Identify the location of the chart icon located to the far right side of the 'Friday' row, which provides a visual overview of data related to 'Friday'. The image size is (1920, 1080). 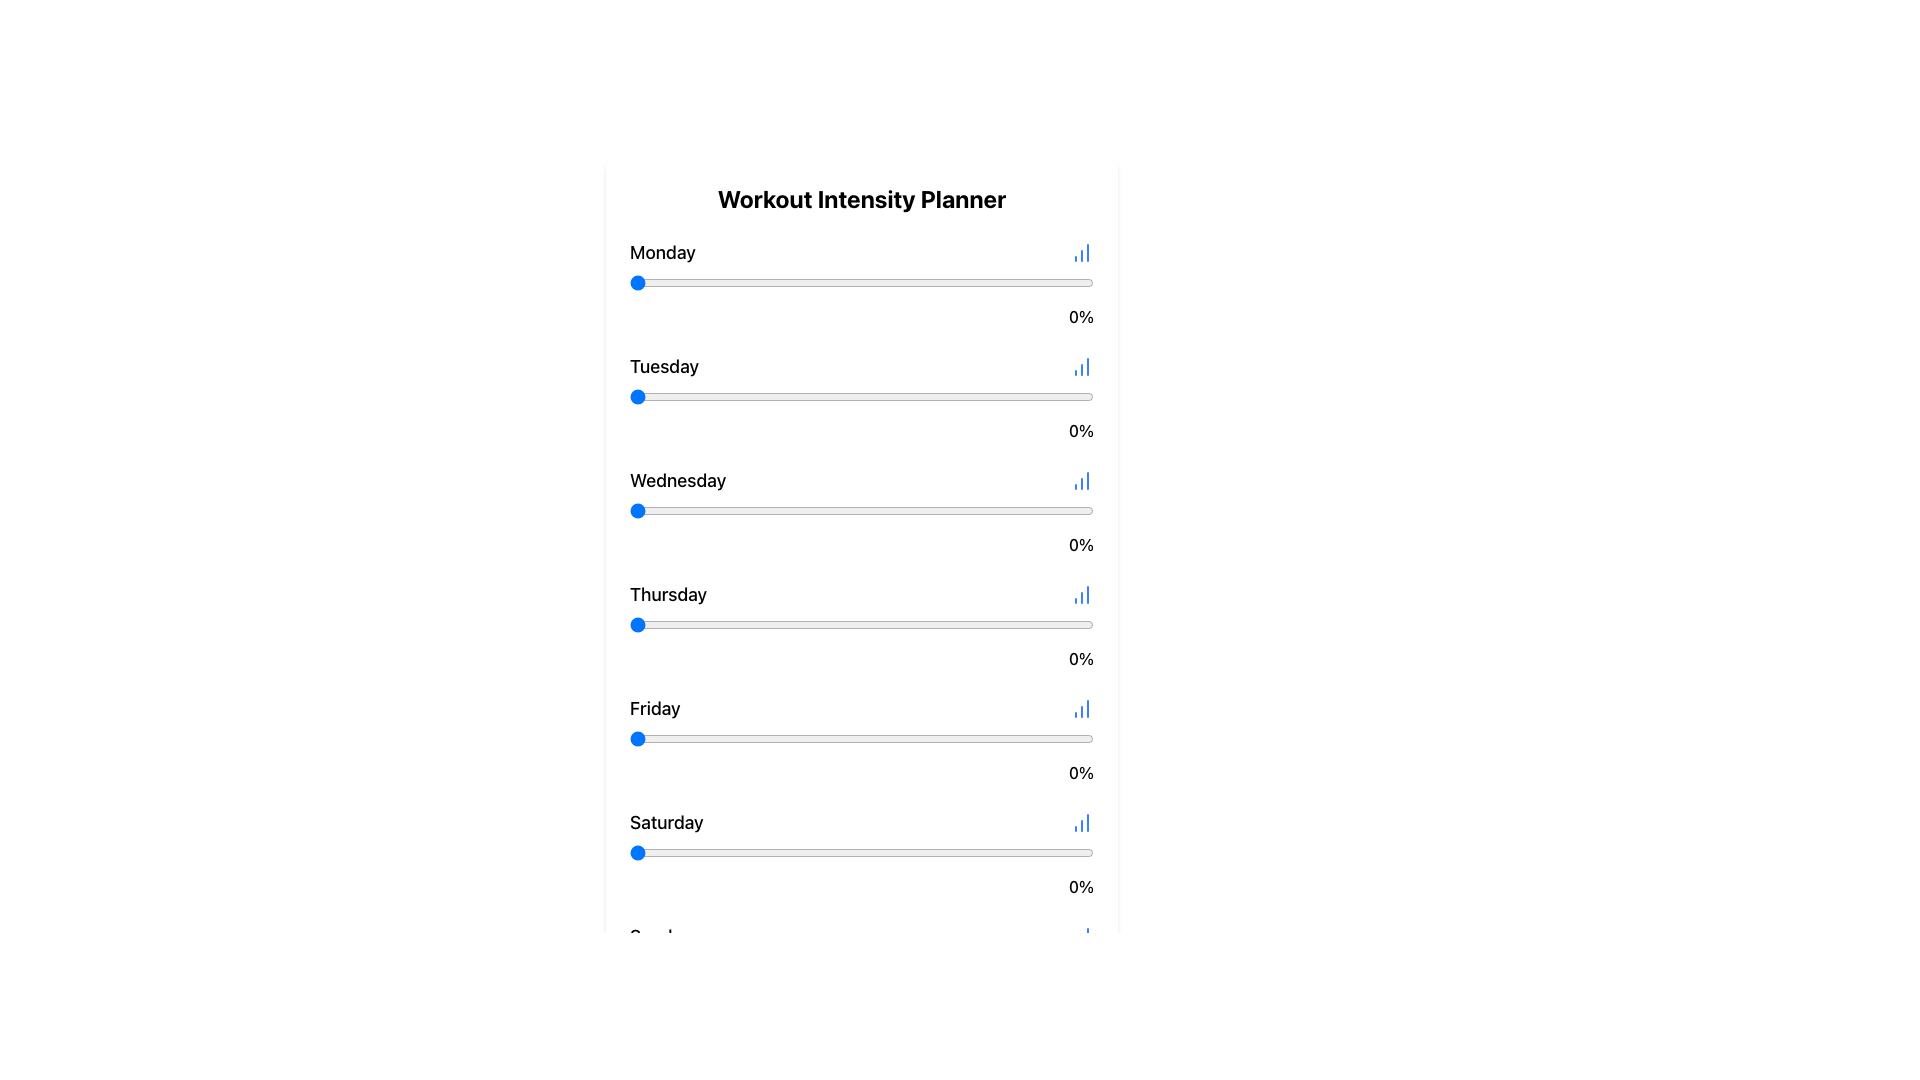
(1080, 708).